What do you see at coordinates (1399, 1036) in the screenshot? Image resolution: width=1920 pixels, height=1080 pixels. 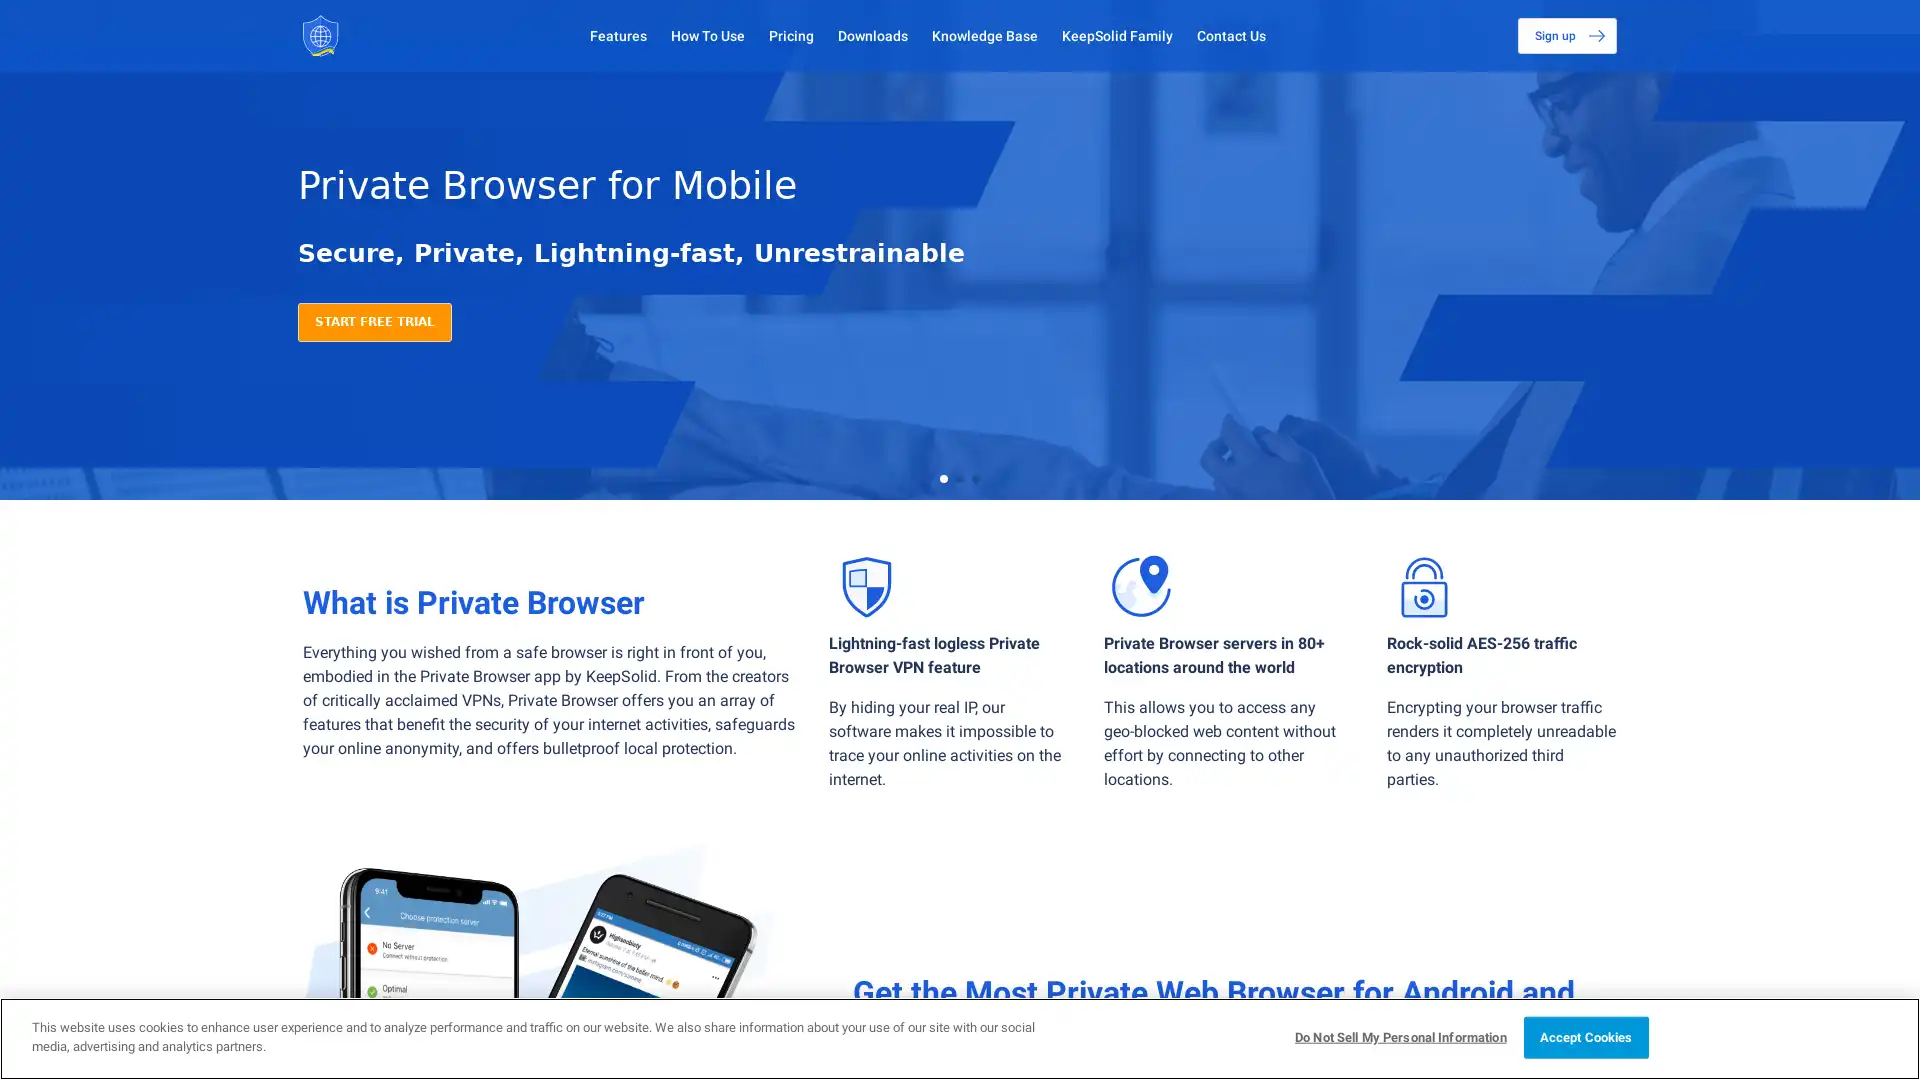 I see `Do Not Sell My Personal Information` at bounding box center [1399, 1036].